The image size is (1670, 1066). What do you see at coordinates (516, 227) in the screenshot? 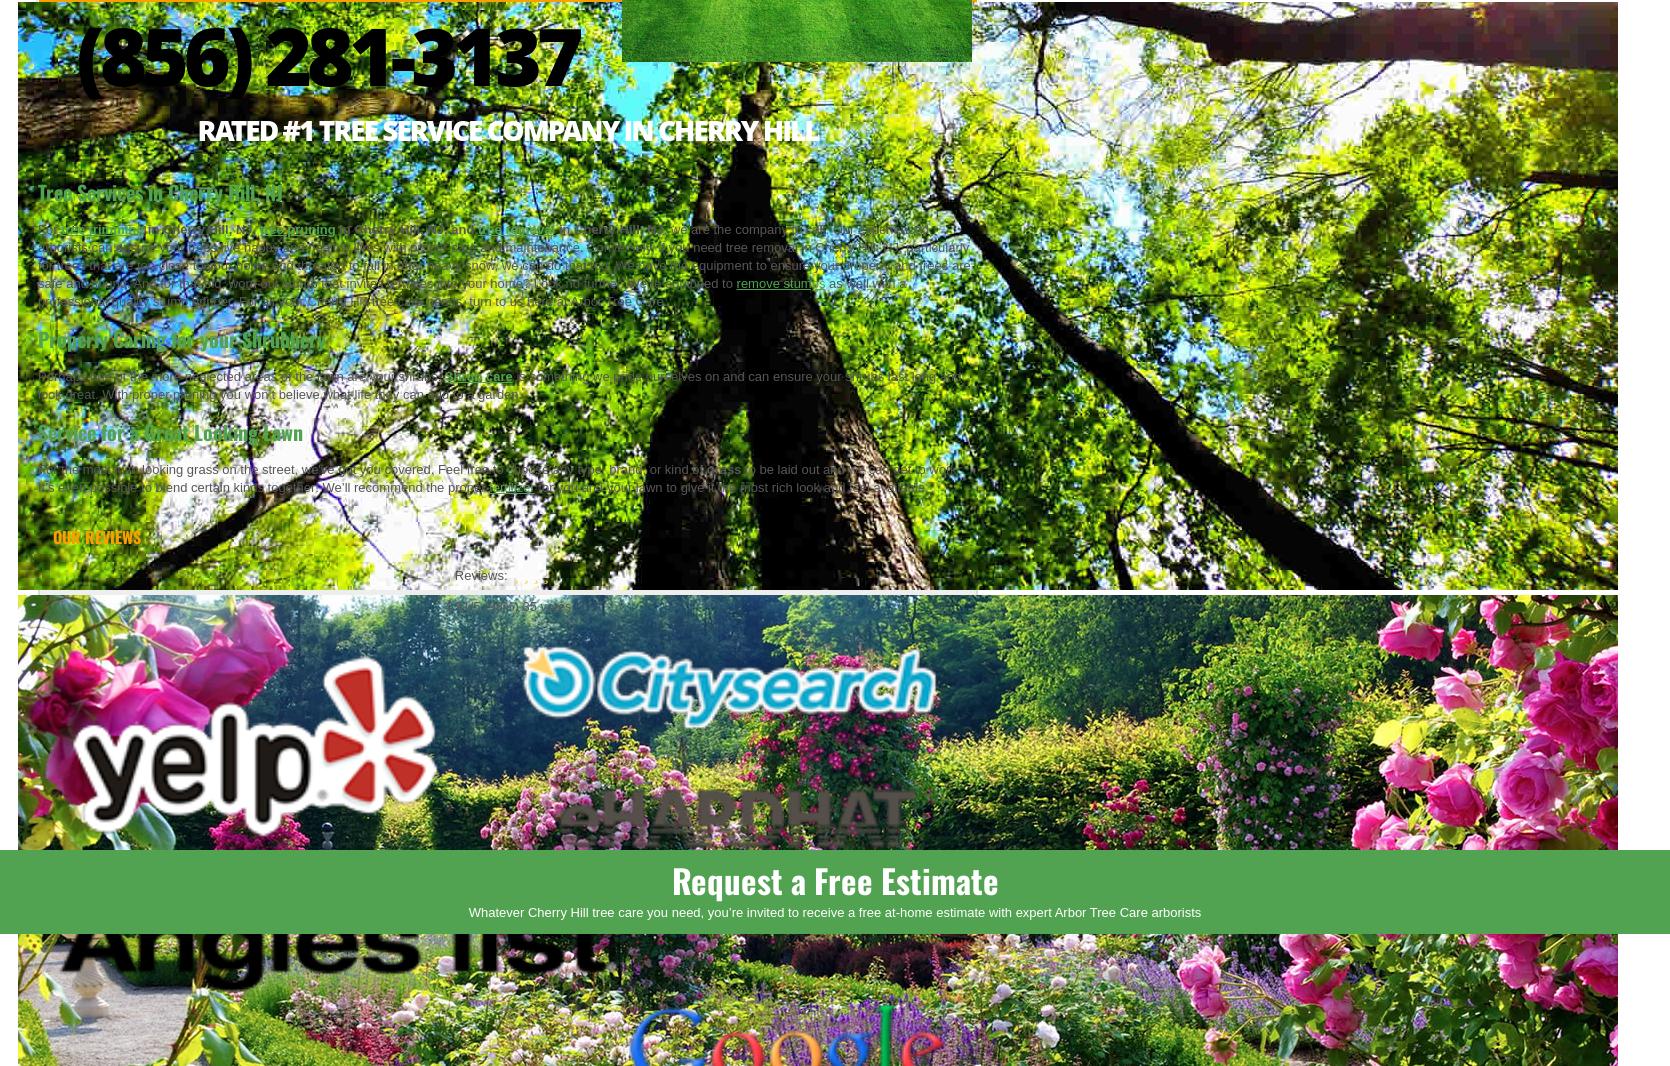
I see `'tree removal'` at bounding box center [516, 227].